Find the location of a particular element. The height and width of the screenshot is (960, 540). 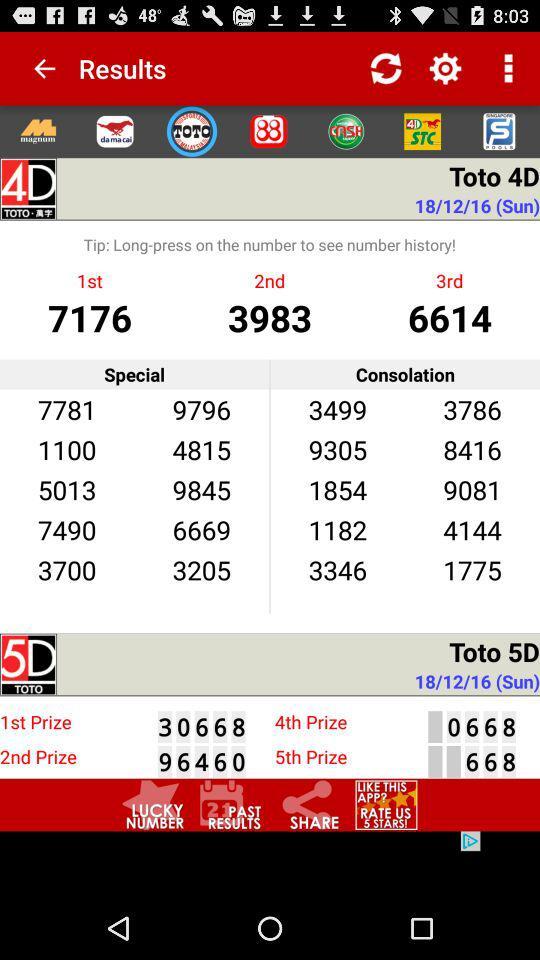

share the link is located at coordinates (308, 805).